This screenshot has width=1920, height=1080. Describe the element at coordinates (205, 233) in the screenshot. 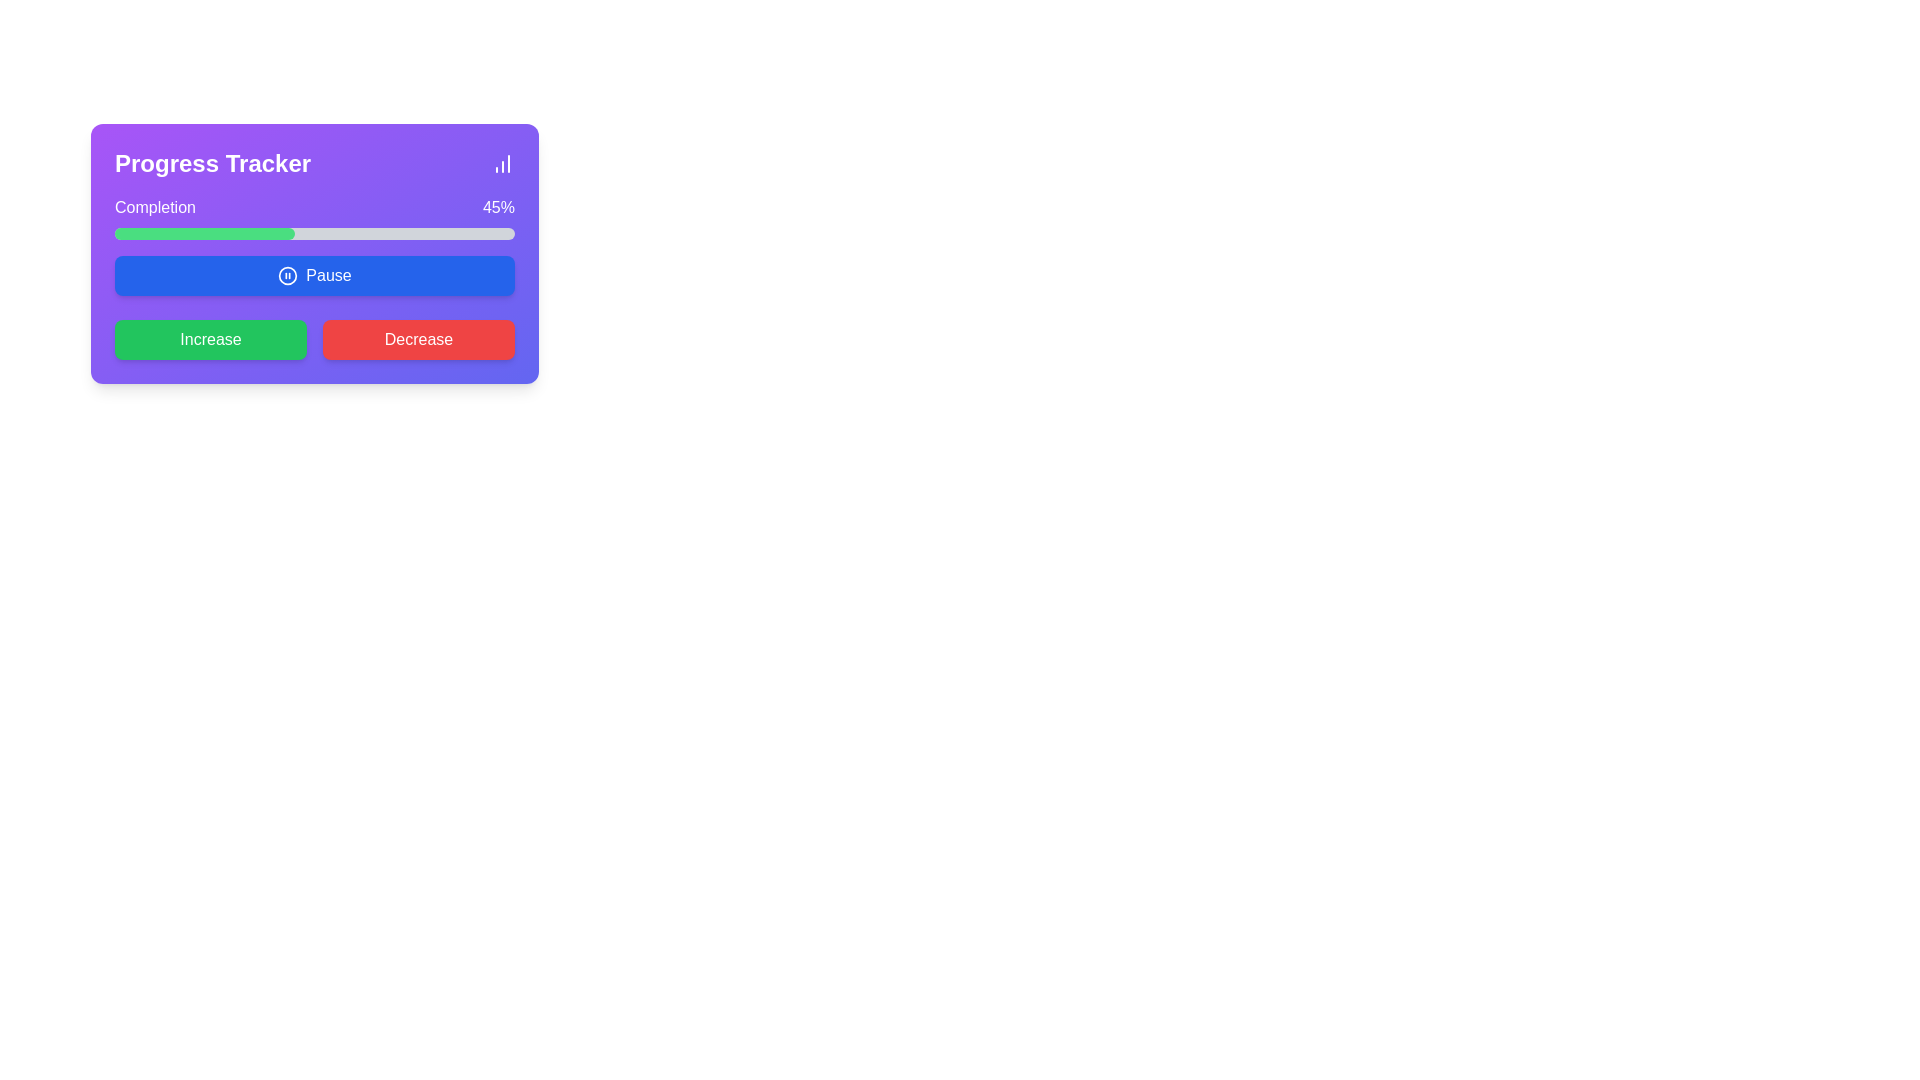

I see `the leftmost segment of the progress bar in the 'Progress Tracker' section, which visually represents the completion status of a task as a percentage` at that location.